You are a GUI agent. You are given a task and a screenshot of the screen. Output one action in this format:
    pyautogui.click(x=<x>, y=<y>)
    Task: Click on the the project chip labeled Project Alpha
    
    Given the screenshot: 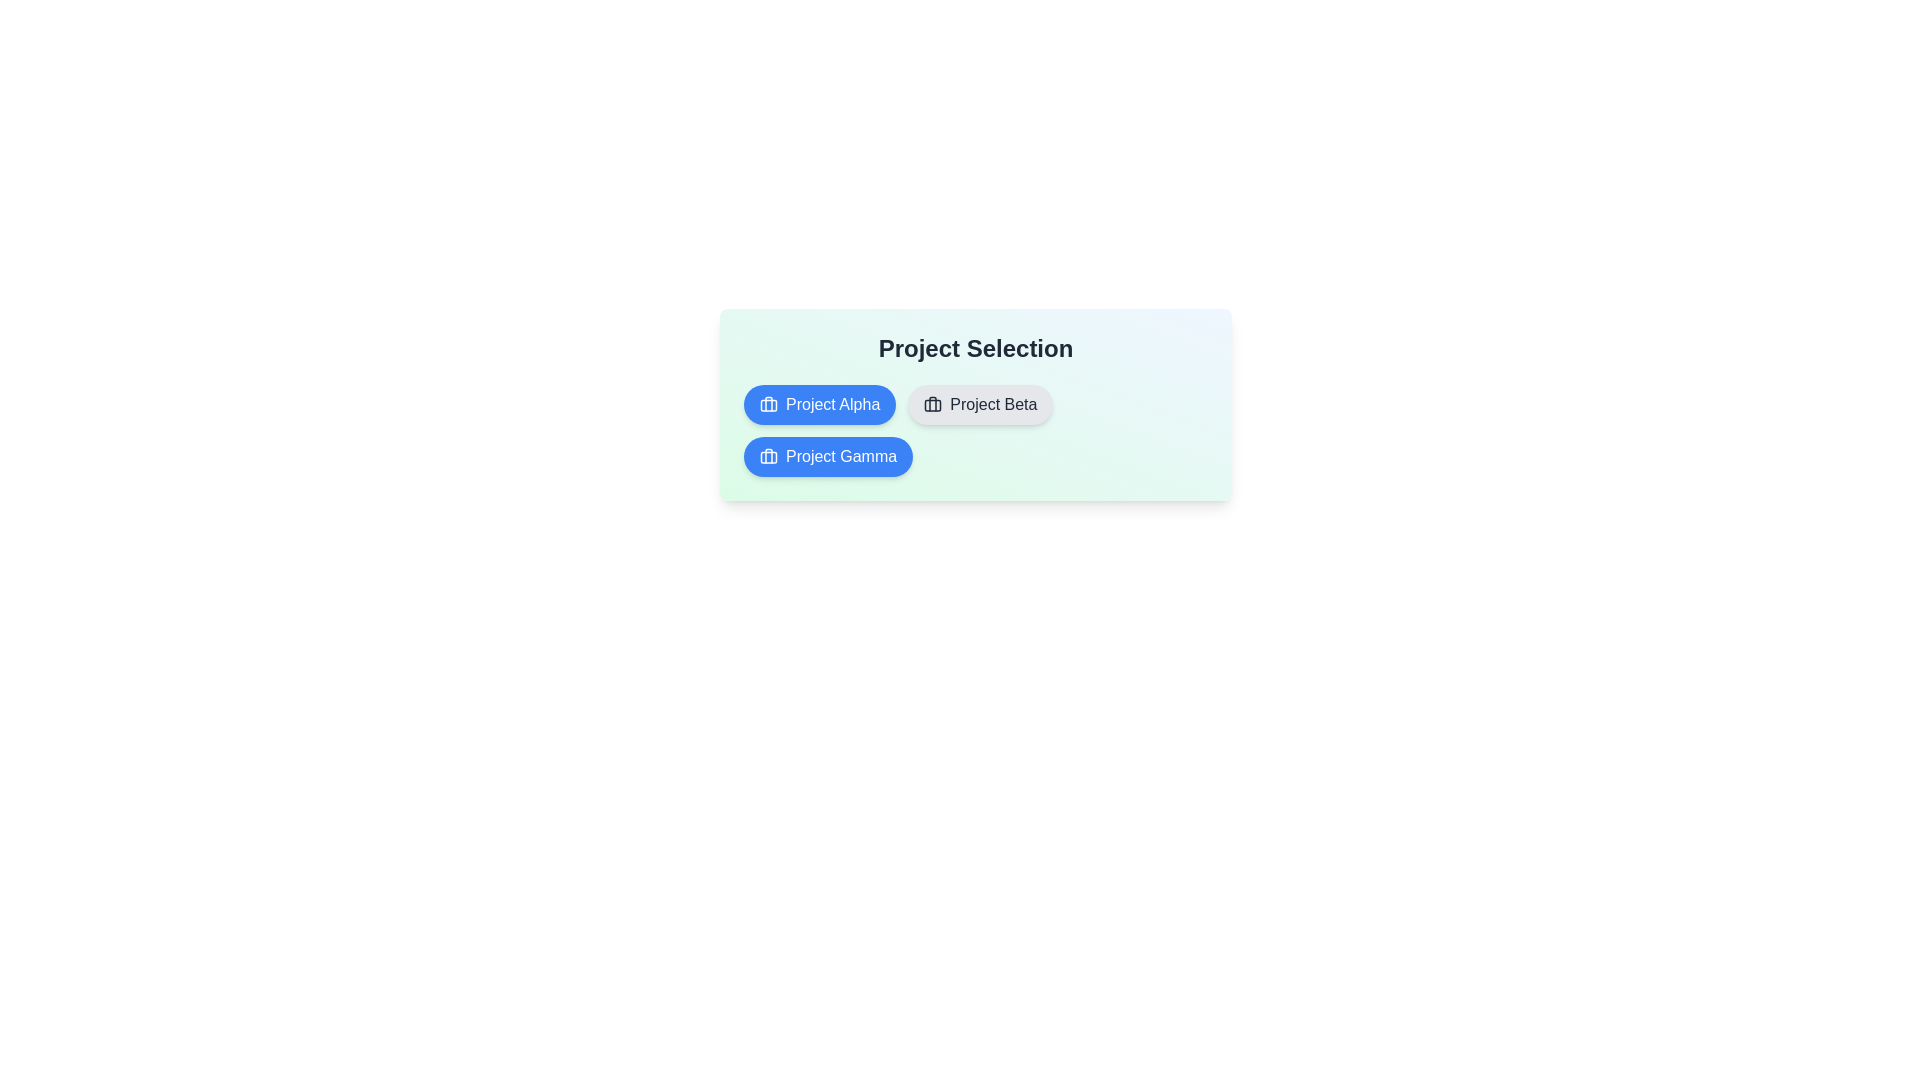 What is the action you would take?
    pyautogui.click(x=820, y=405)
    